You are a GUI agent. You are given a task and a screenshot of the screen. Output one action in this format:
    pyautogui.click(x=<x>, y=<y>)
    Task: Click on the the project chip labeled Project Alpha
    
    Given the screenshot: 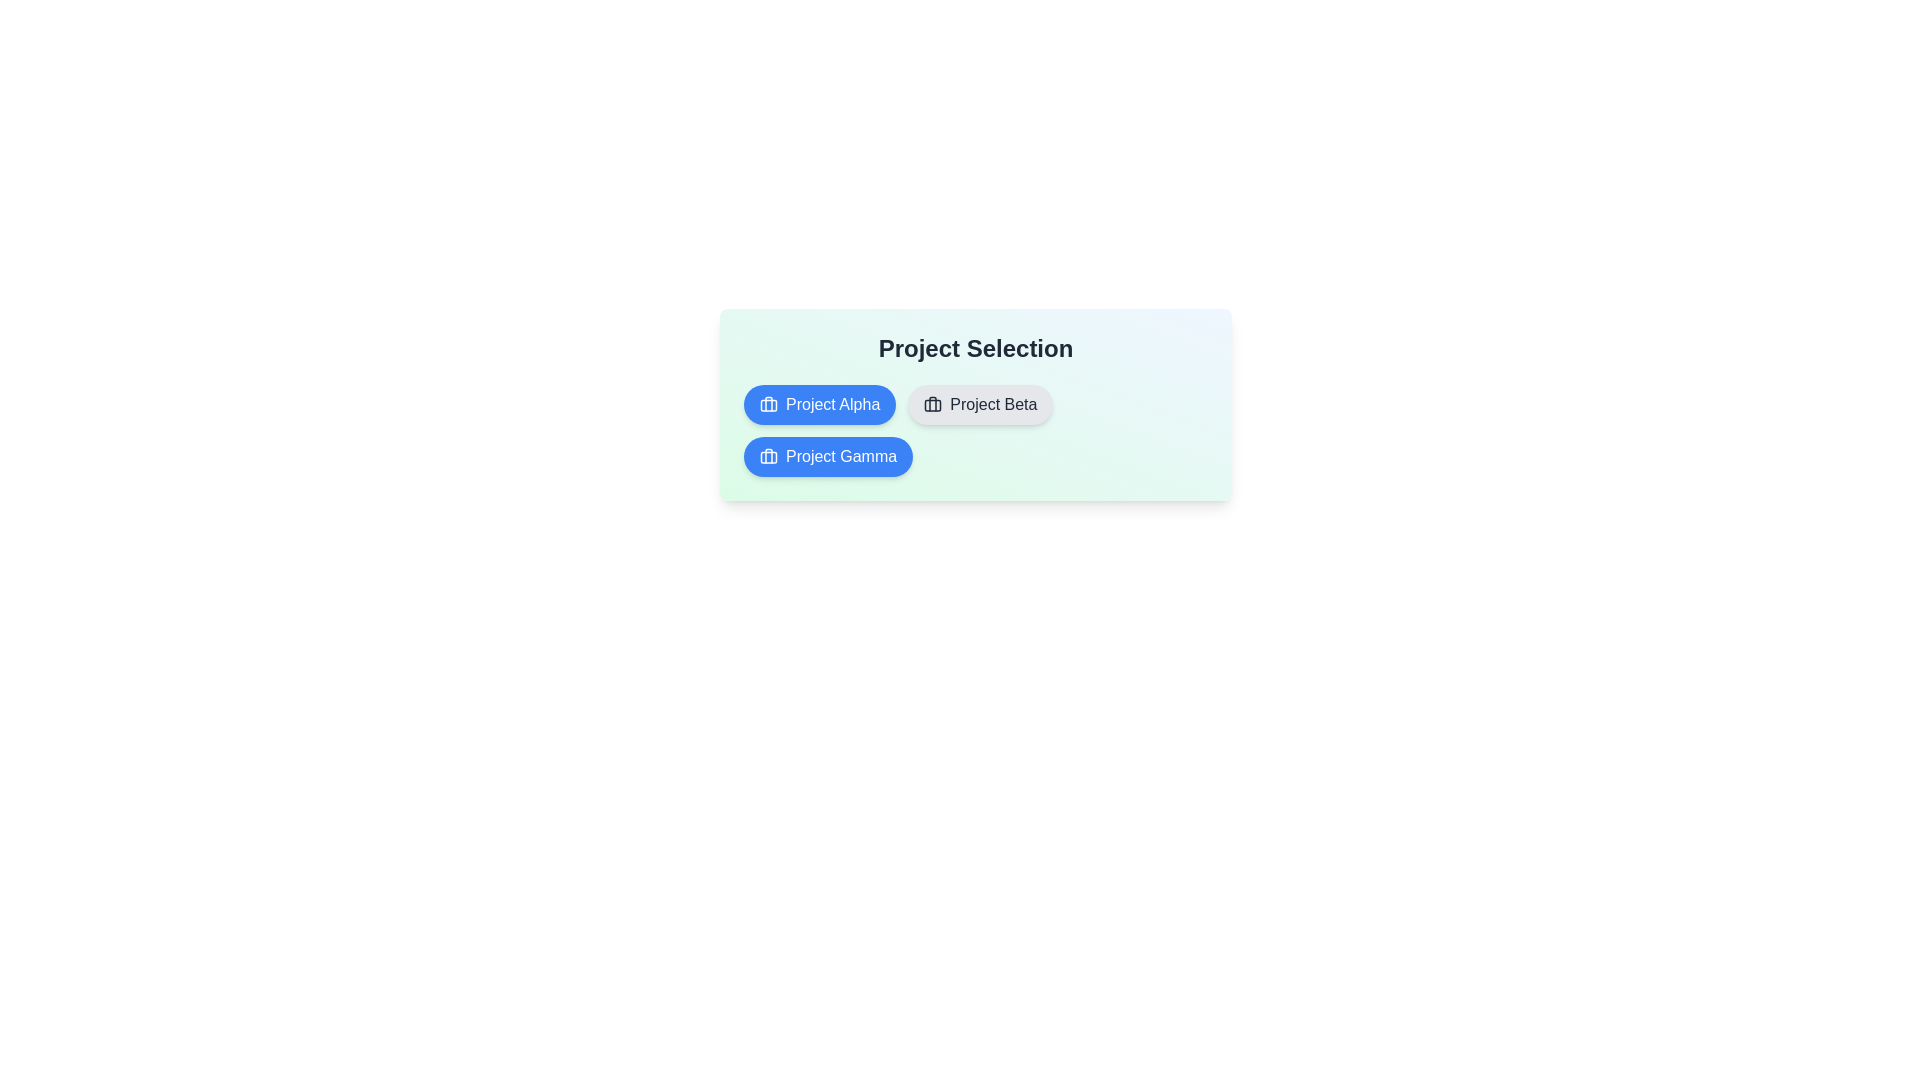 What is the action you would take?
    pyautogui.click(x=820, y=405)
    